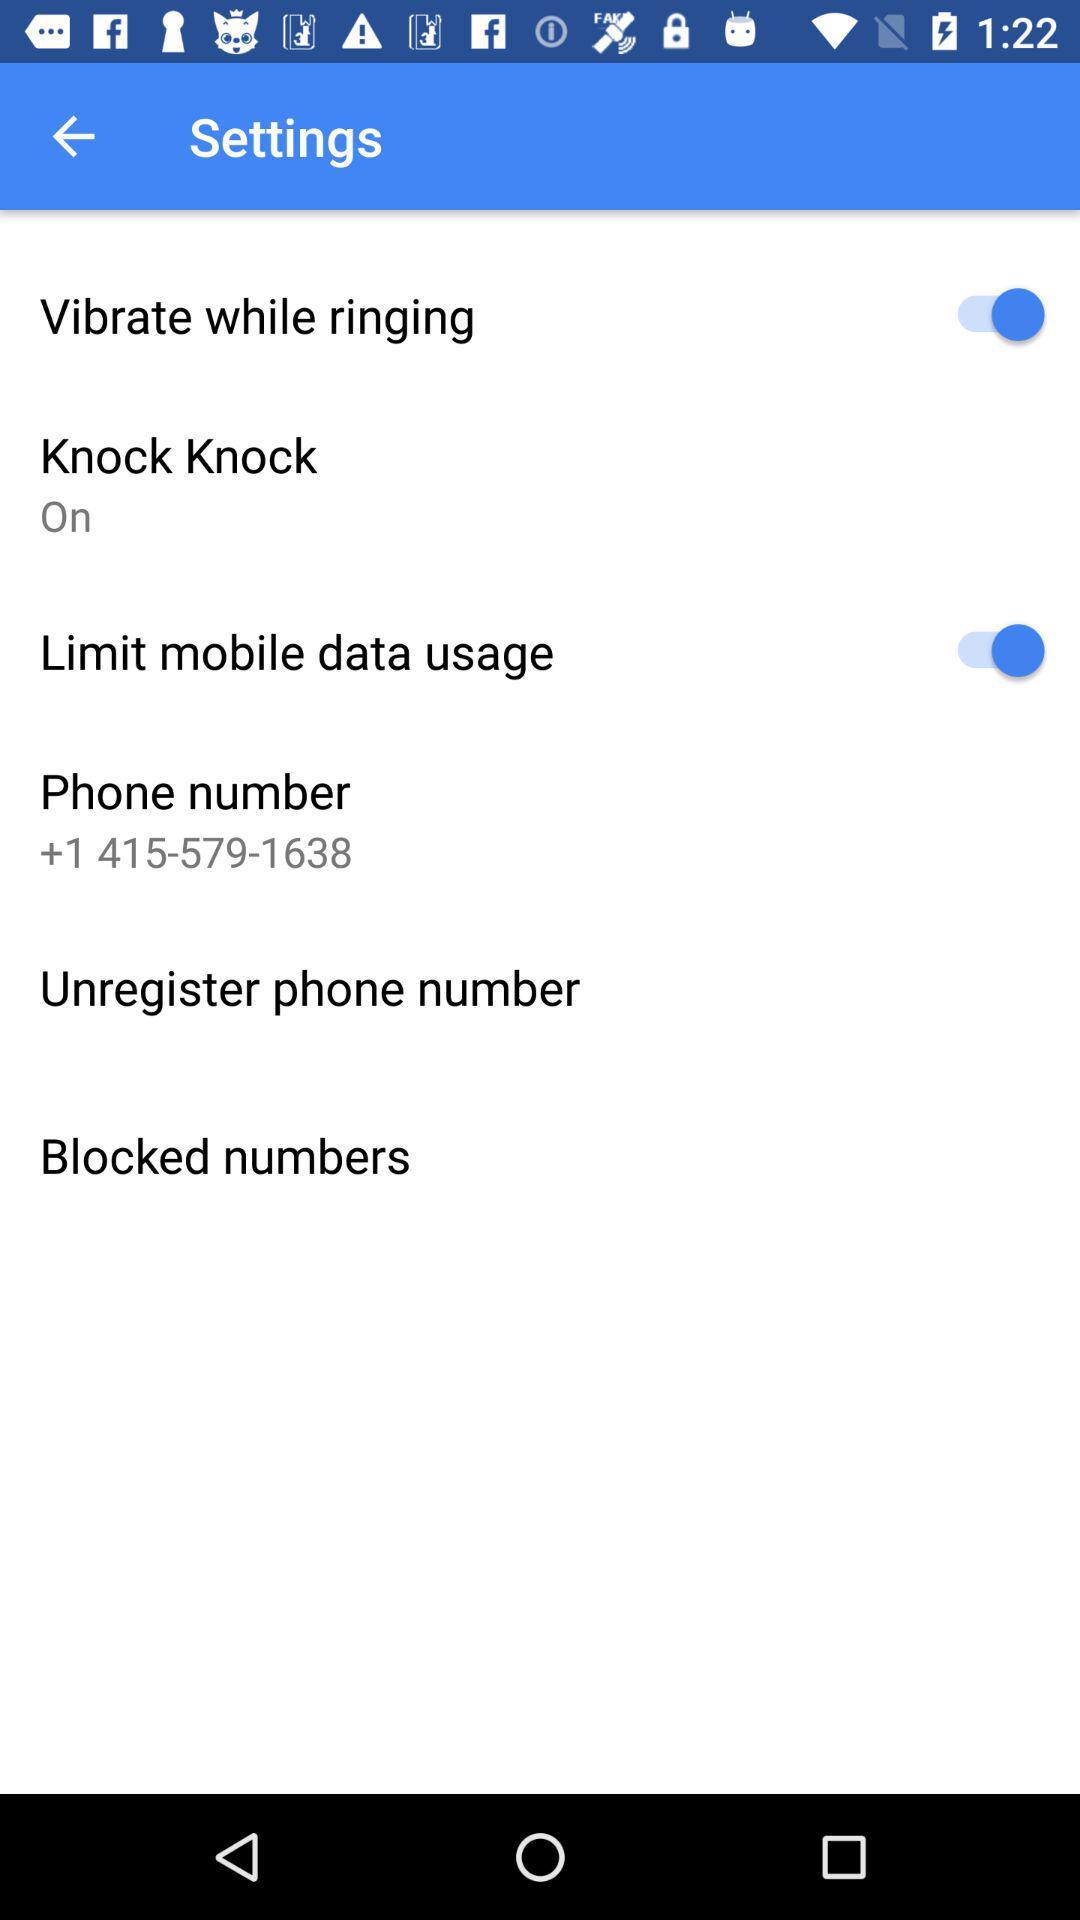  Describe the element at coordinates (256, 314) in the screenshot. I see `the vibrate while ringing icon` at that location.